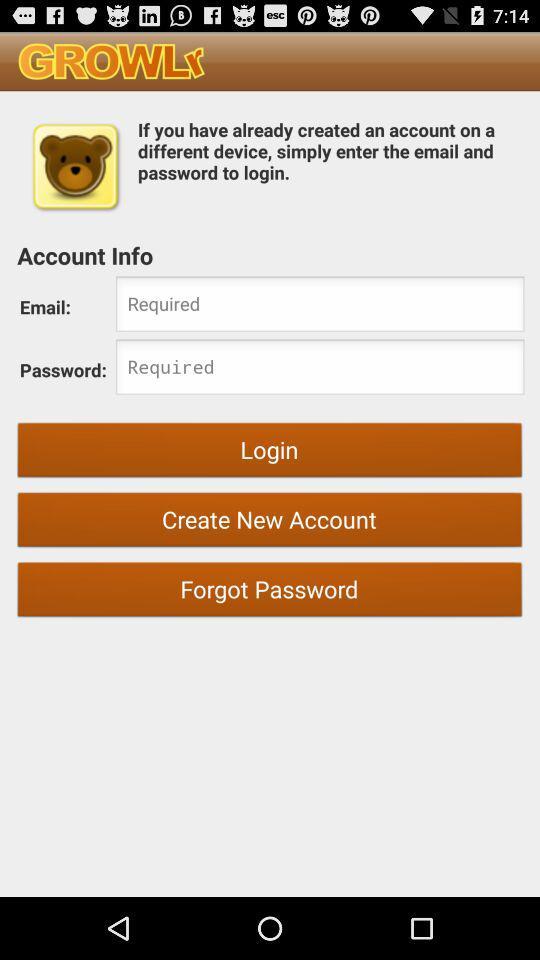 Image resolution: width=540 pixels, height=960 pixels. Describe the element at coordinates (270, 521) in the screenshot. I see `button below login item` at that location.